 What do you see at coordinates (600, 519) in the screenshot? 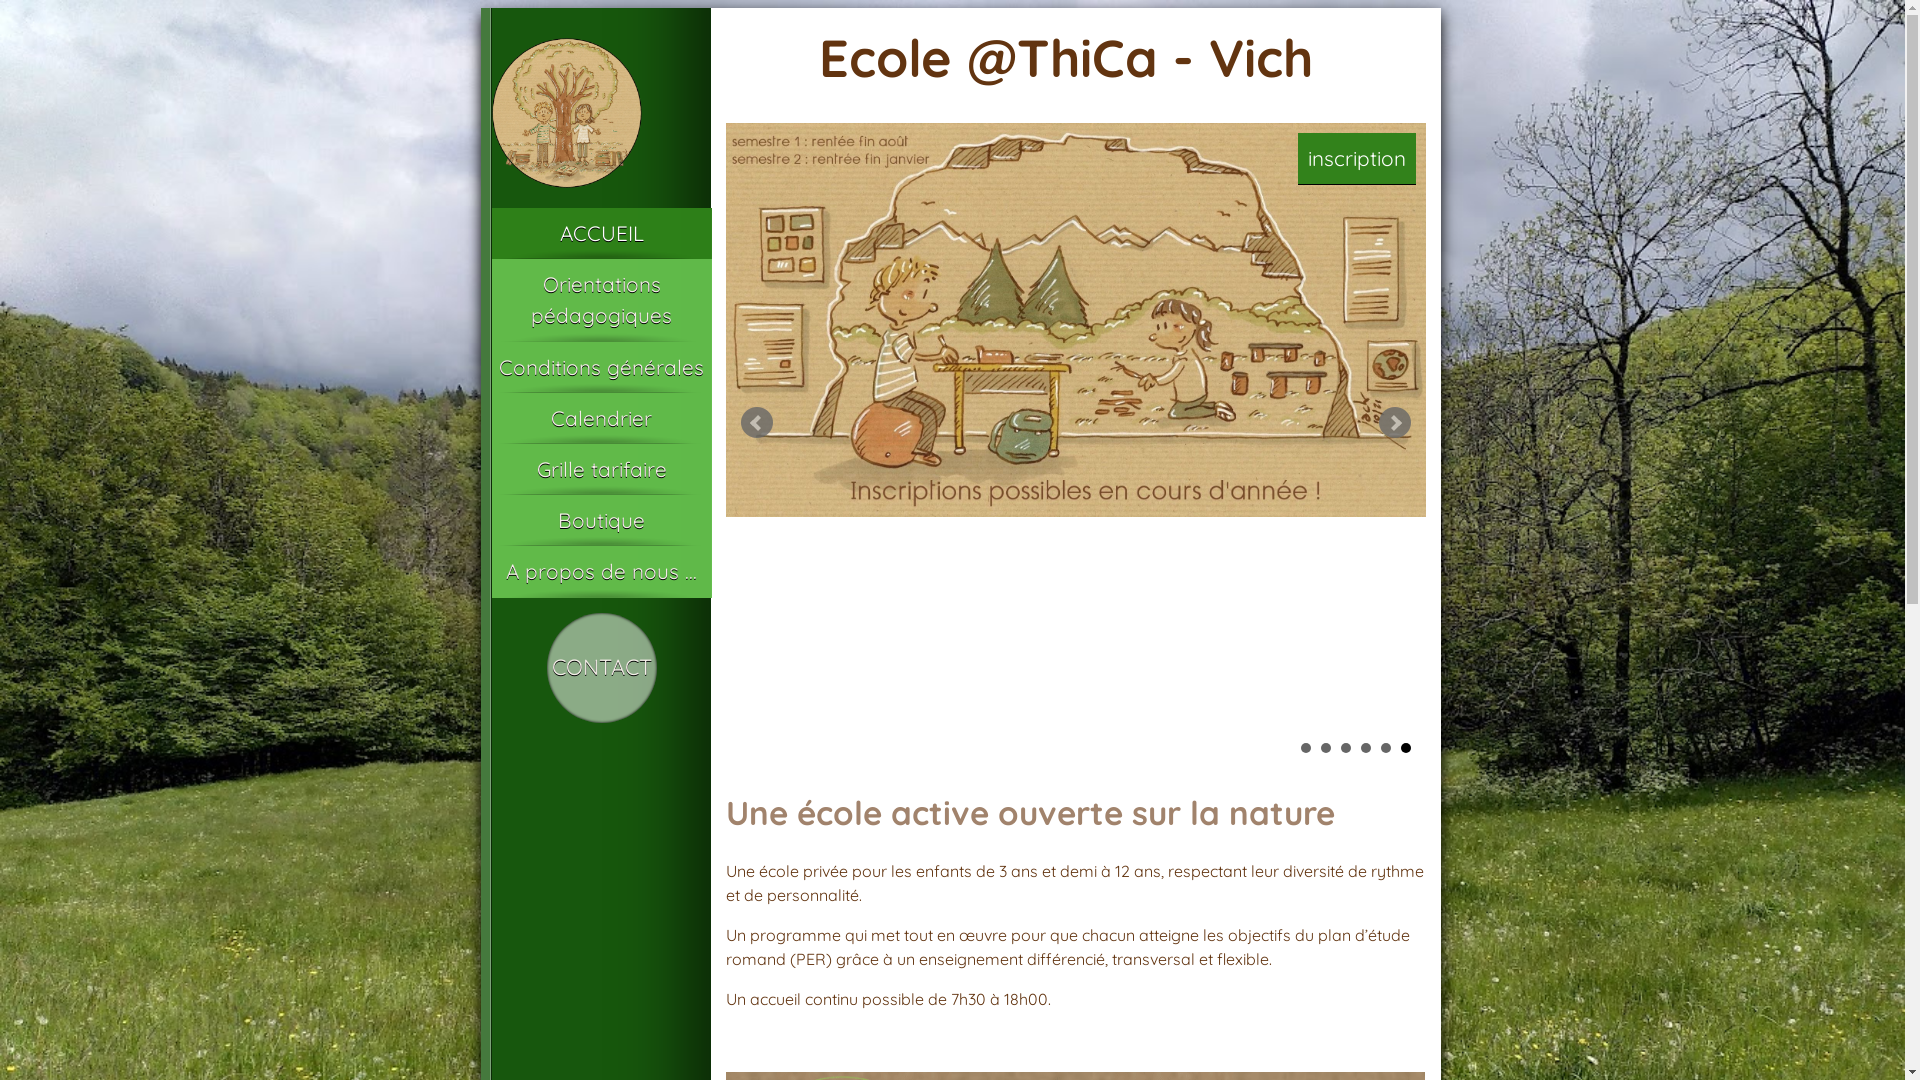
I see `'Boutique'` at bounding box center [600, 519].